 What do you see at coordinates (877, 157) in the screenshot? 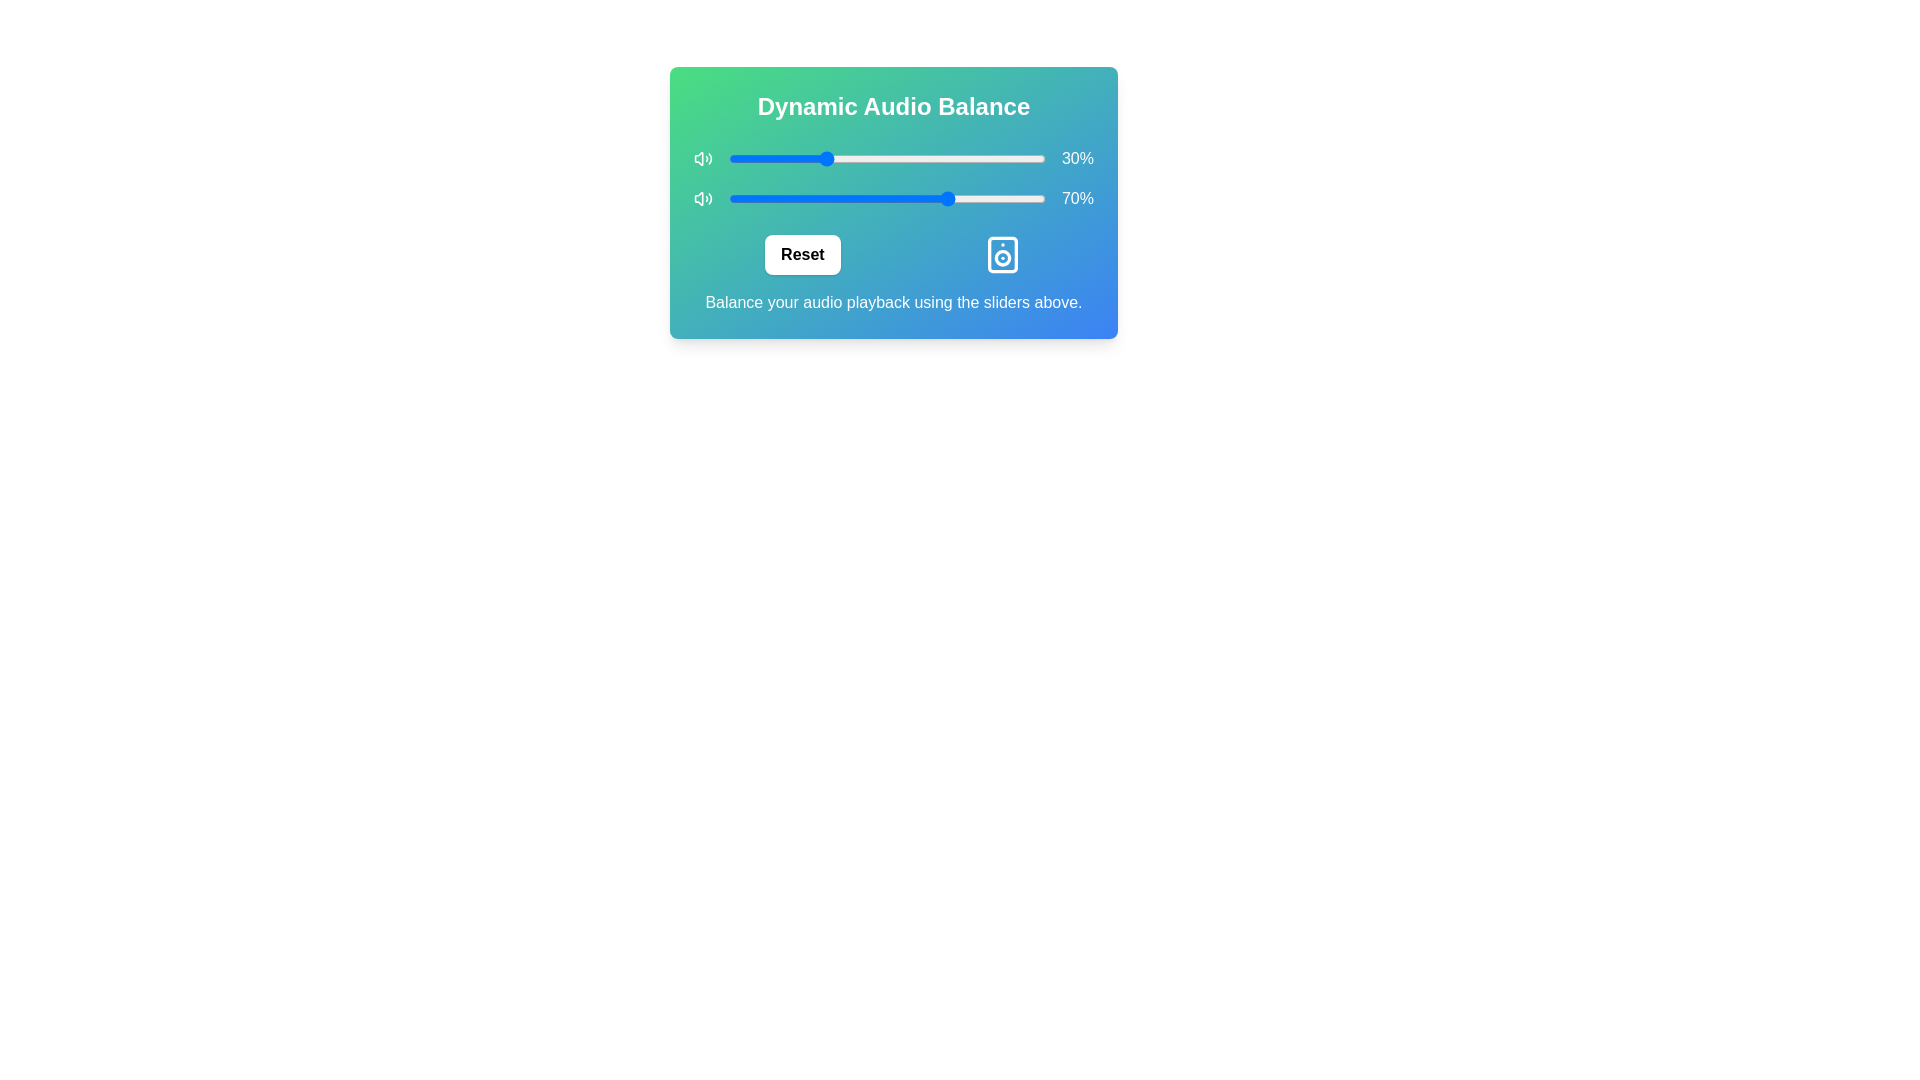
I see `the slider` at bounding box center [877, 157].